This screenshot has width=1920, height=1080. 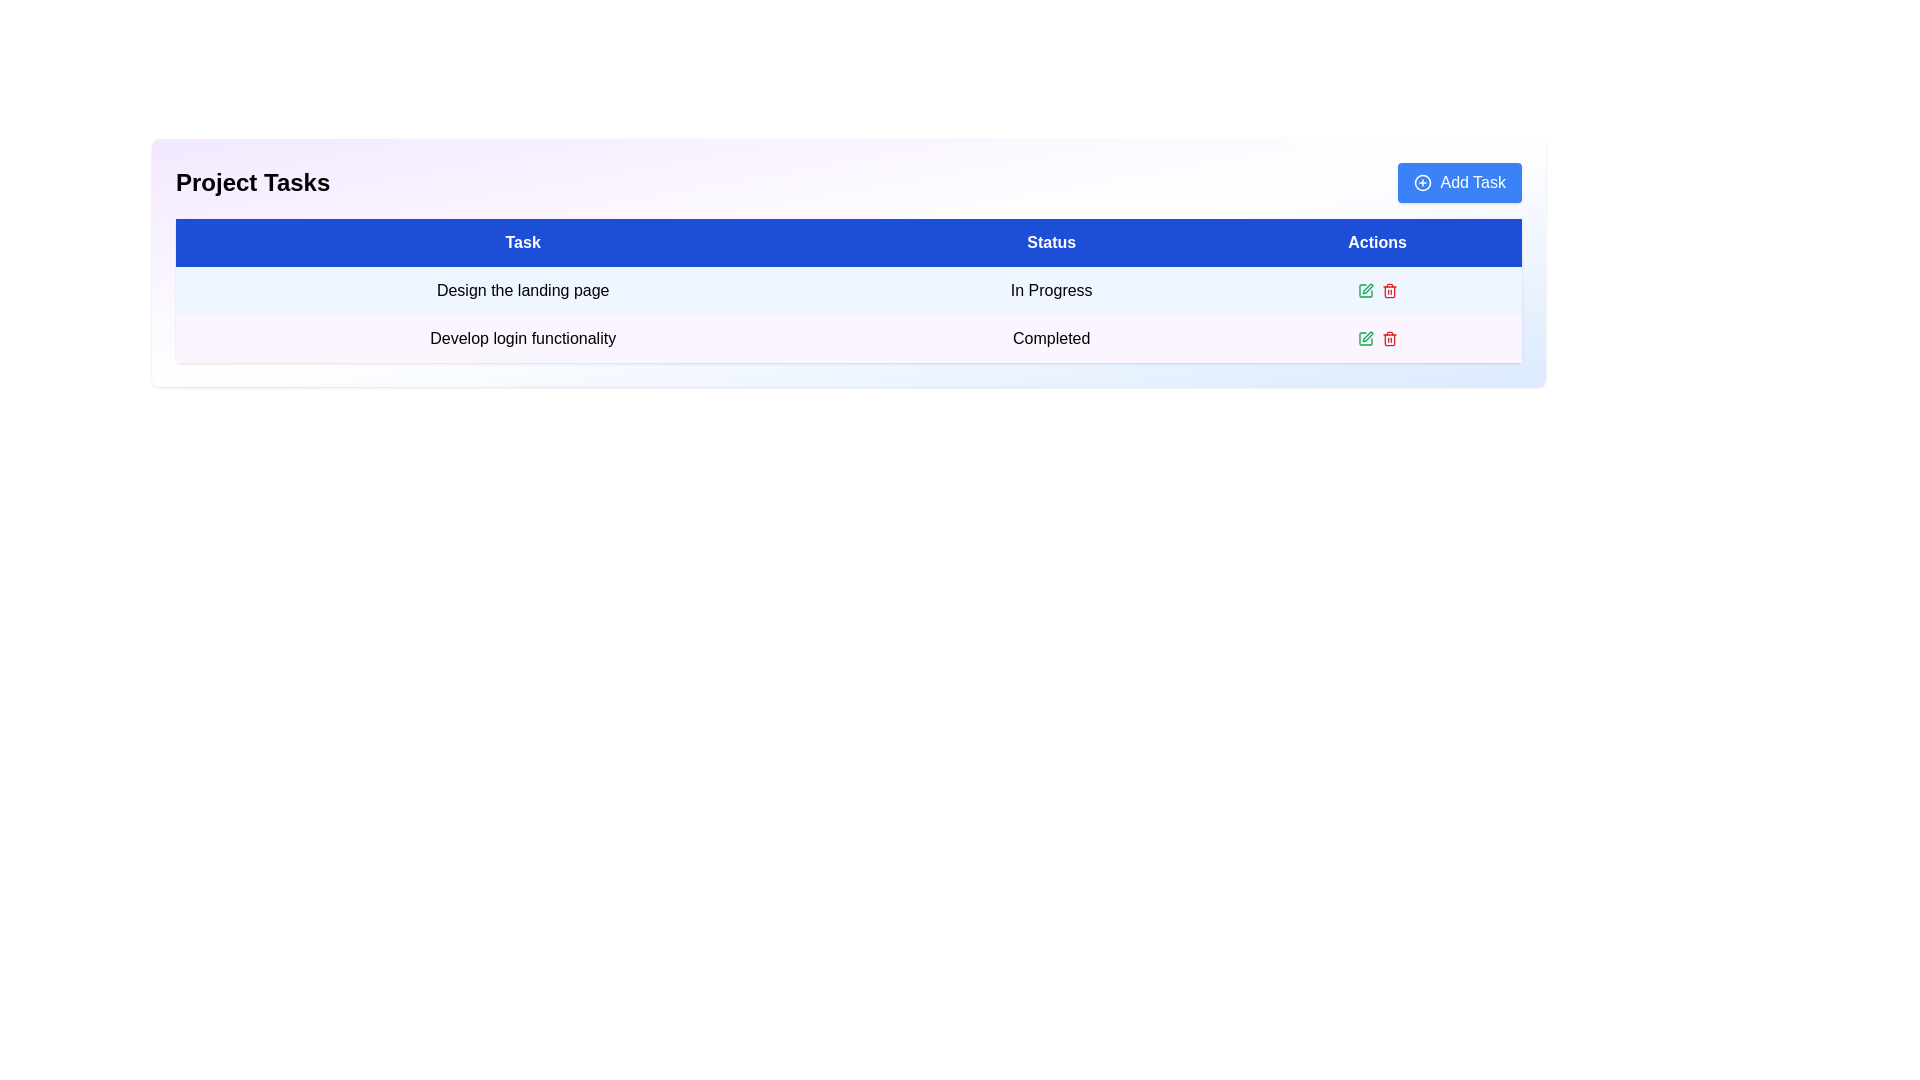 I want to click on the green pen icon in the second row of the task list under the 'Actions' column to initiate editing the task labeled 'Develop login functionality.', so click(x=1364, y=290).